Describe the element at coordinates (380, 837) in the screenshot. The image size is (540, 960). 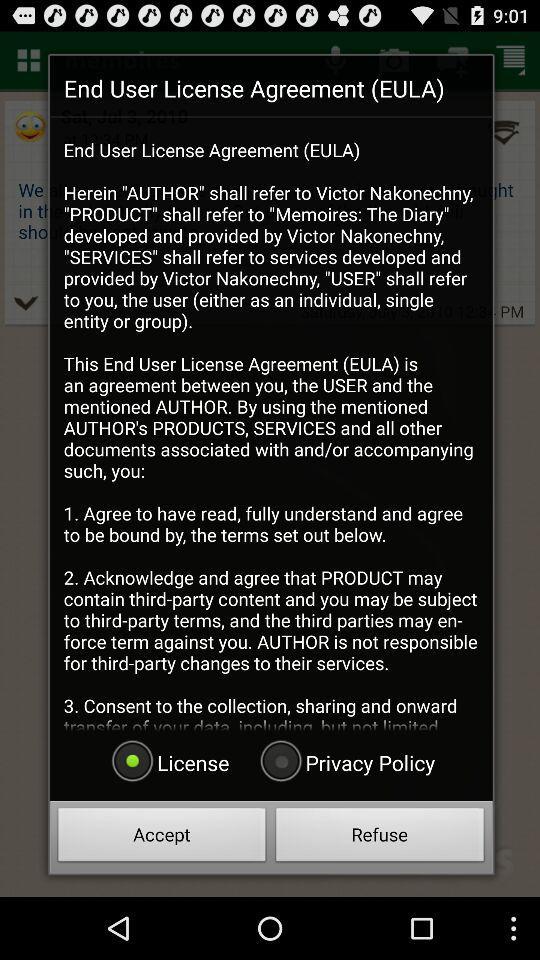
I see `the item next to the accept button` at that location.